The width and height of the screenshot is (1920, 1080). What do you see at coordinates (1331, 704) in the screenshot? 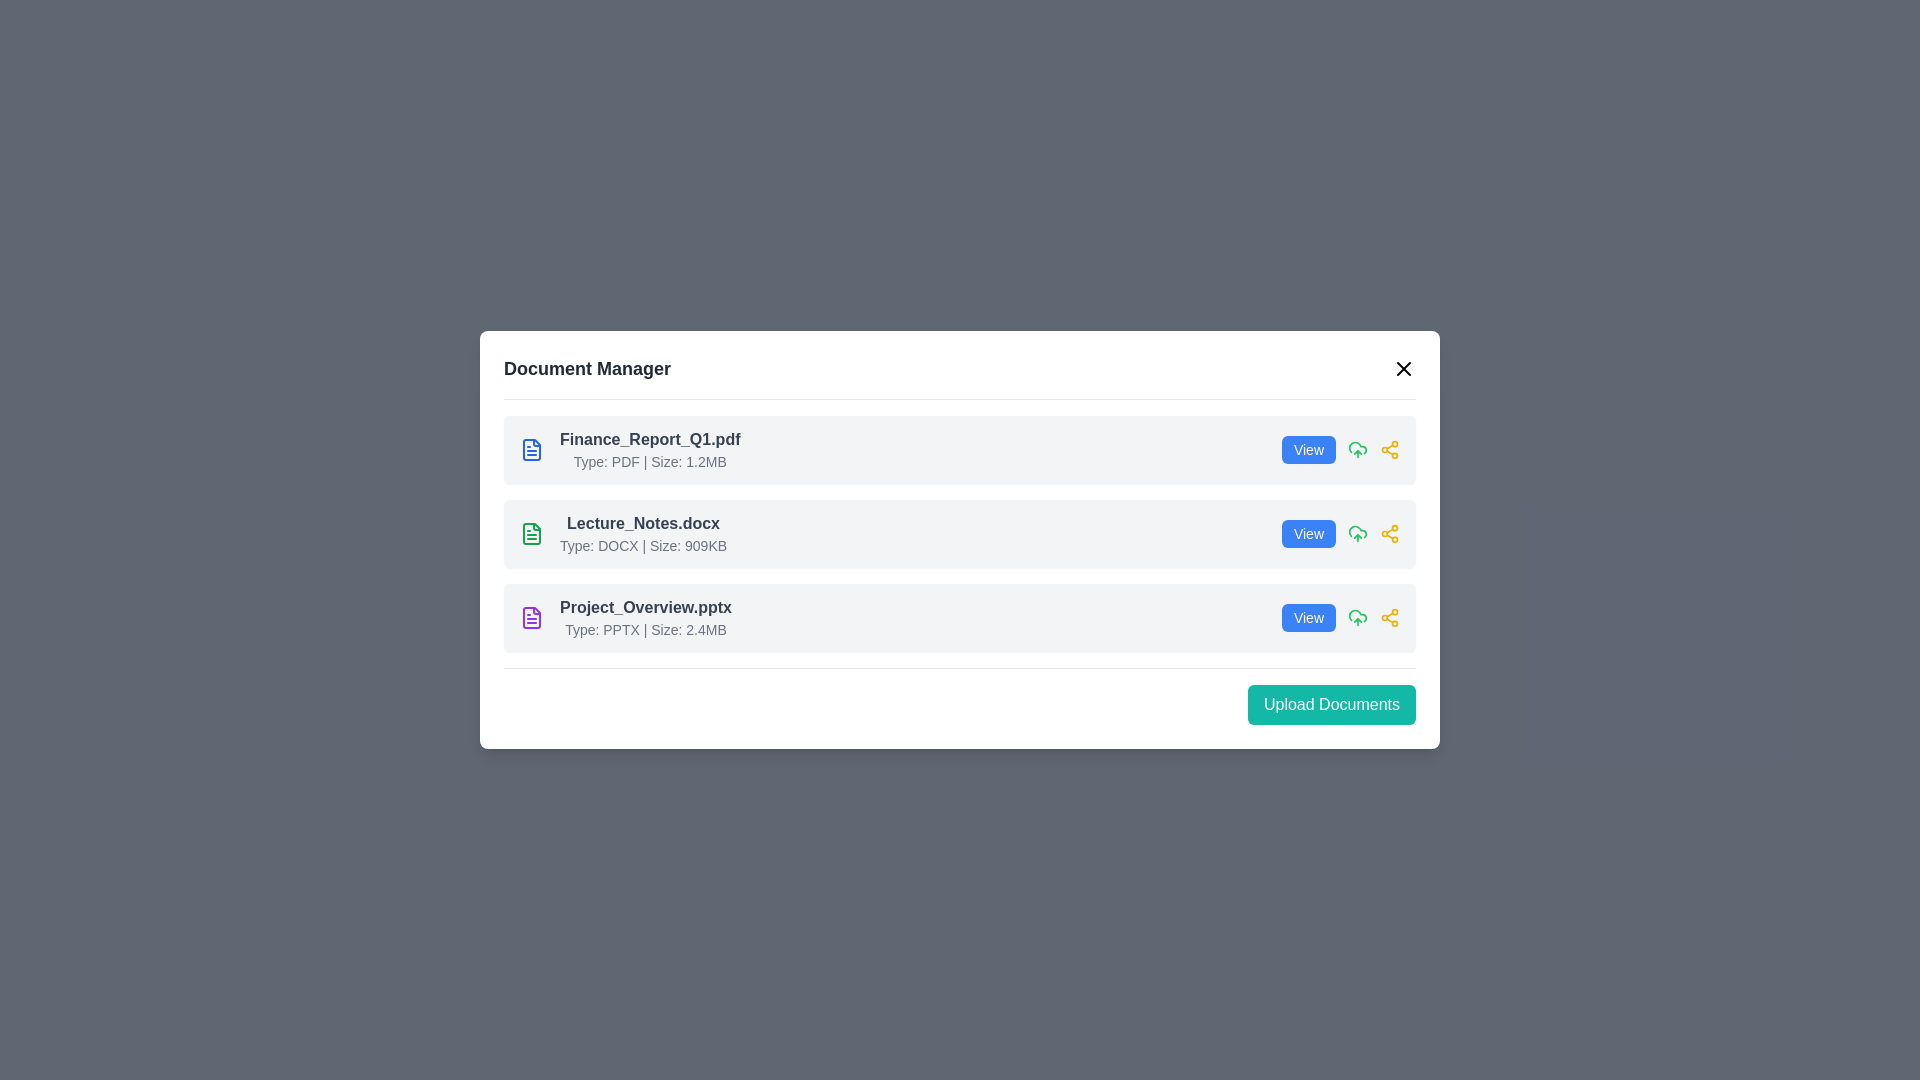
I see `the upload button located in the bottom-right corner of the panel` at bounding box center [1331, 704].